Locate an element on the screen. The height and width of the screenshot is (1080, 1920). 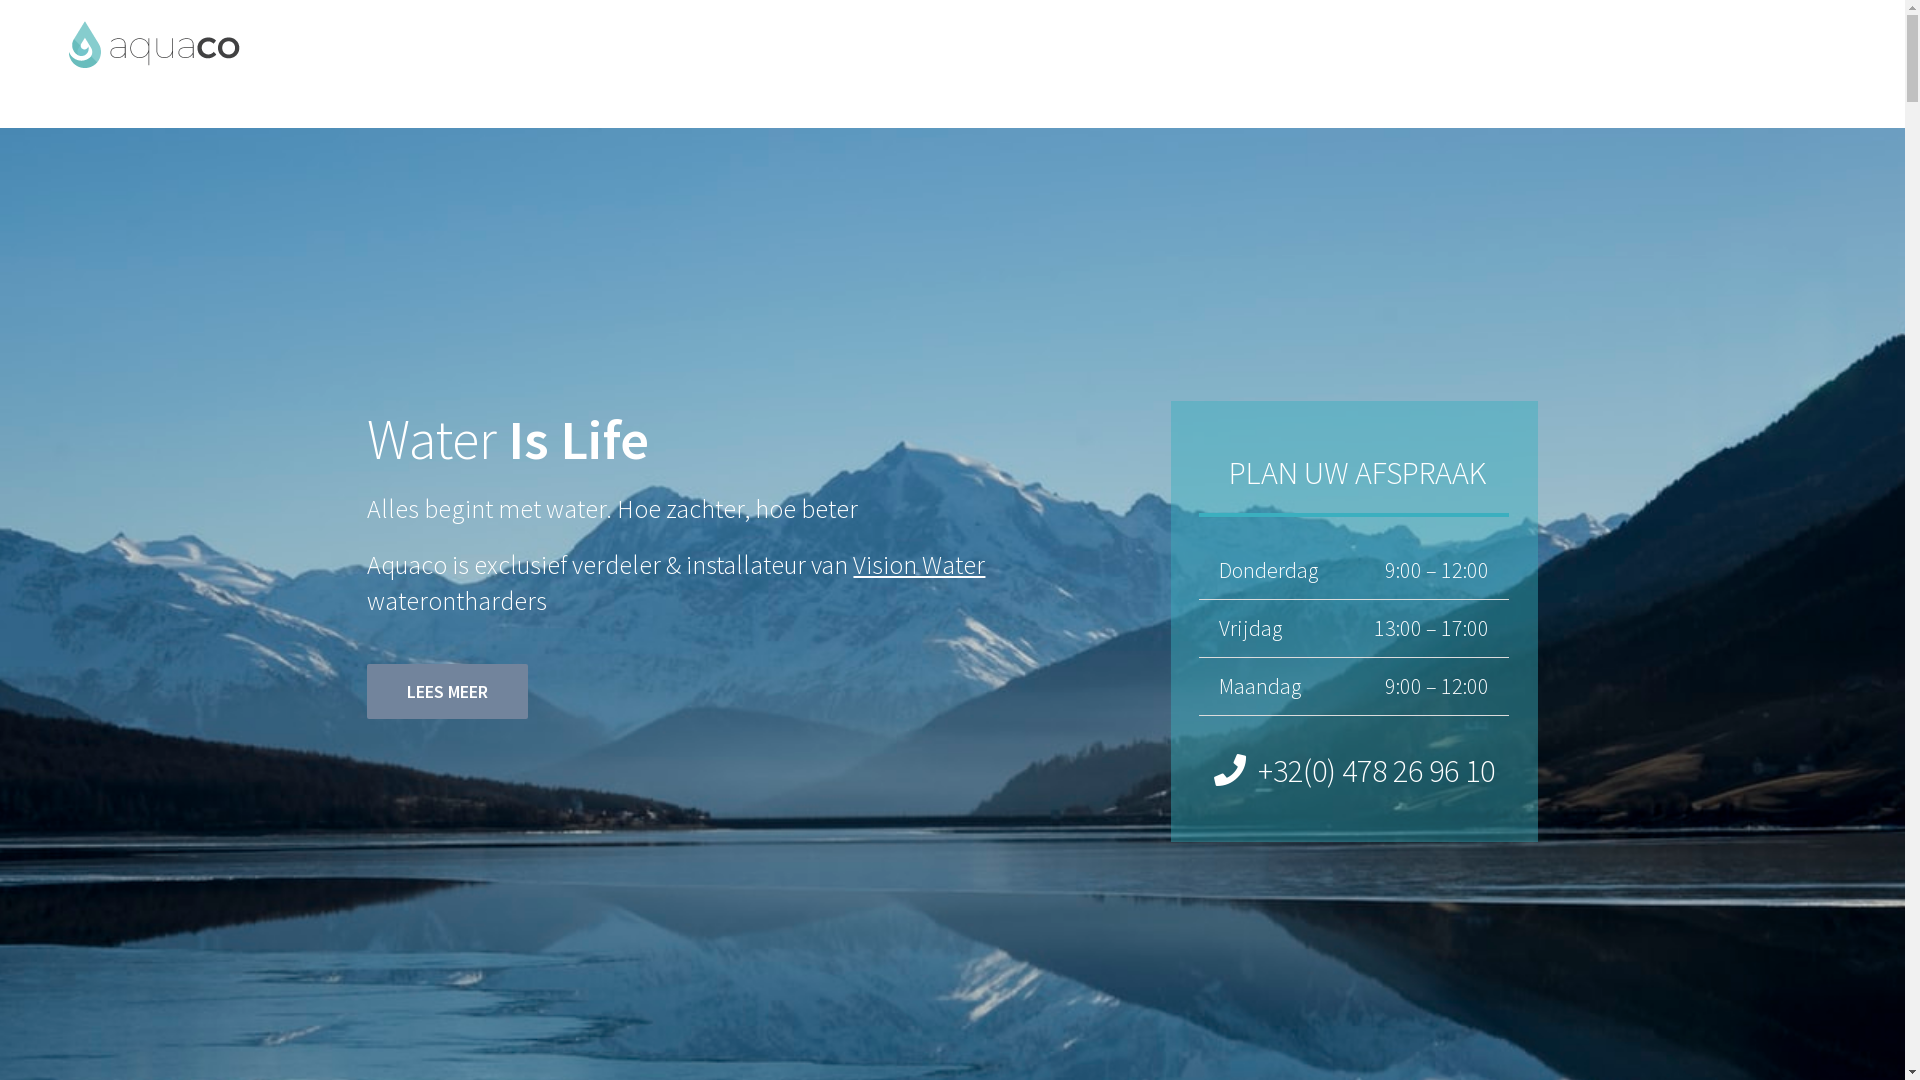
'LEES MEER' is located at coordinates (446, 690).